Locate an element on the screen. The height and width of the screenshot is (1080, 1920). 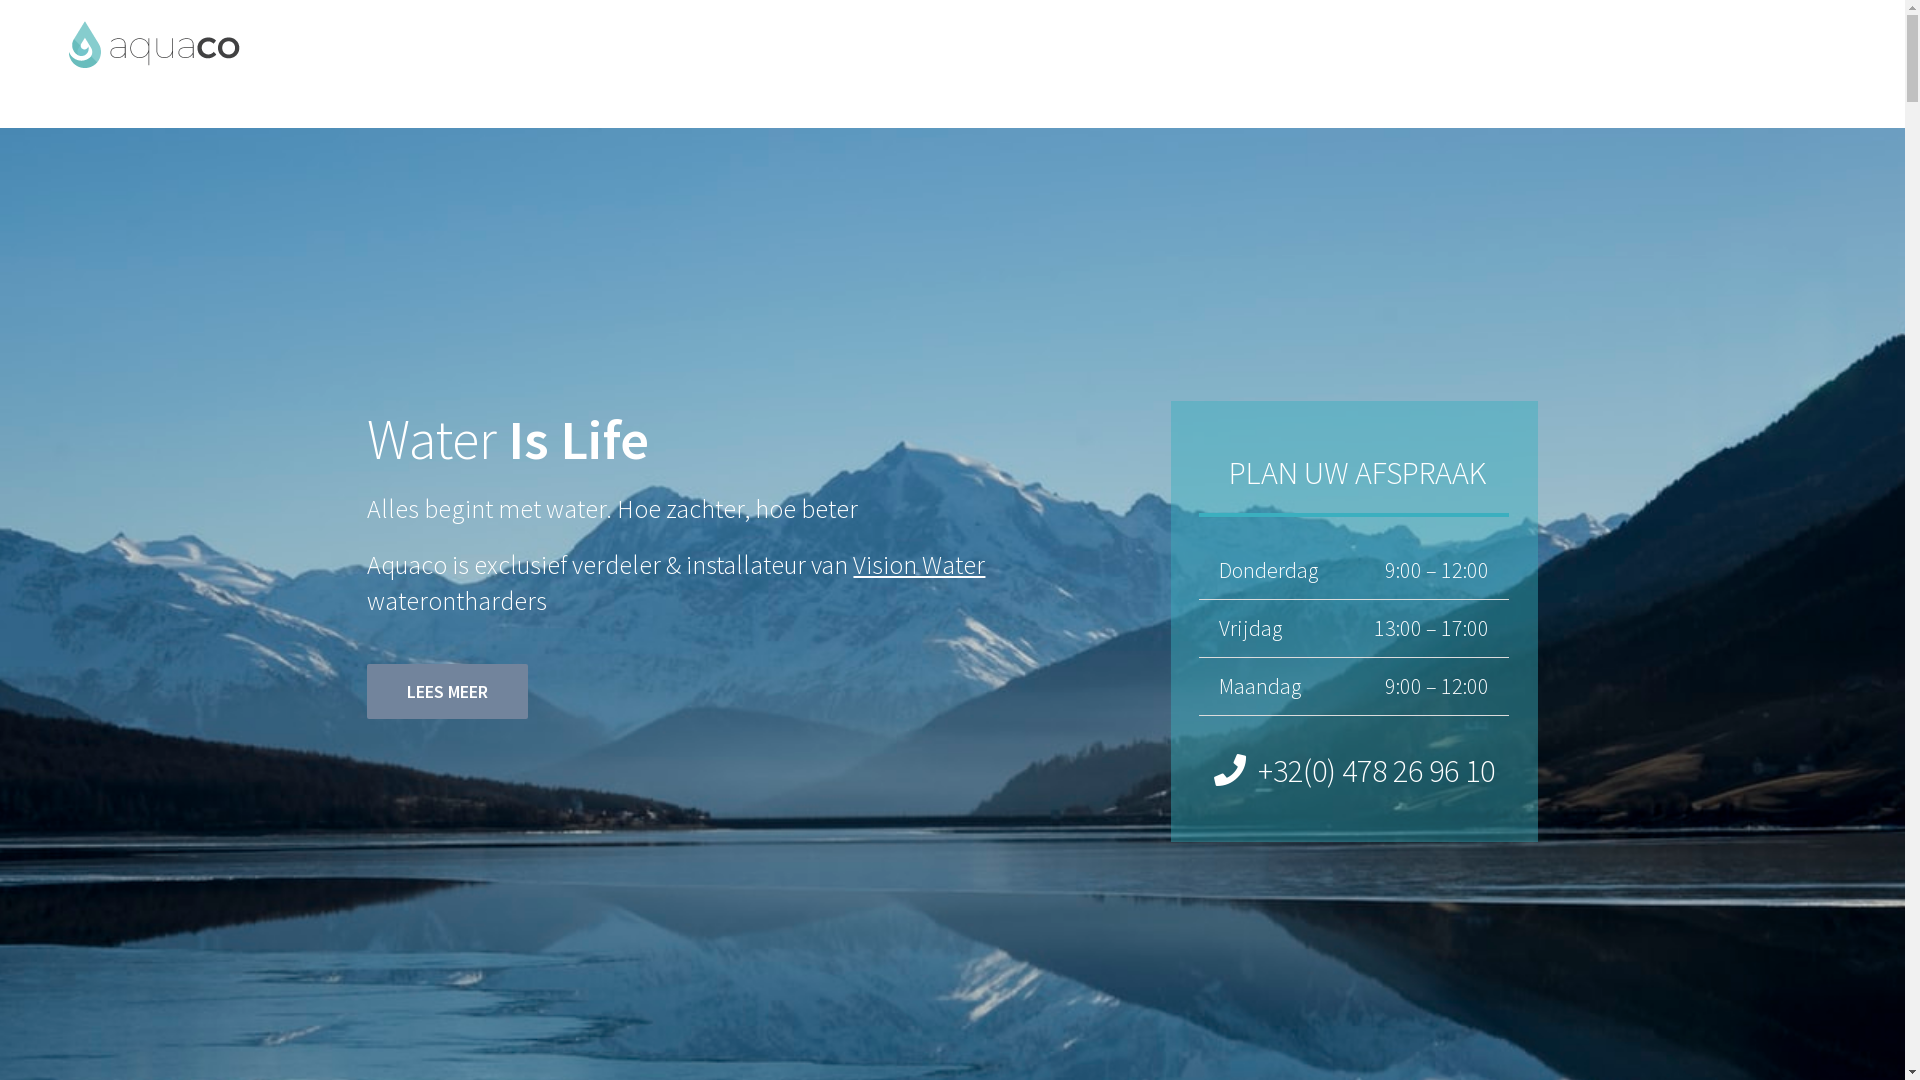
'LEES MEER' is located at coordinates (446, 690).